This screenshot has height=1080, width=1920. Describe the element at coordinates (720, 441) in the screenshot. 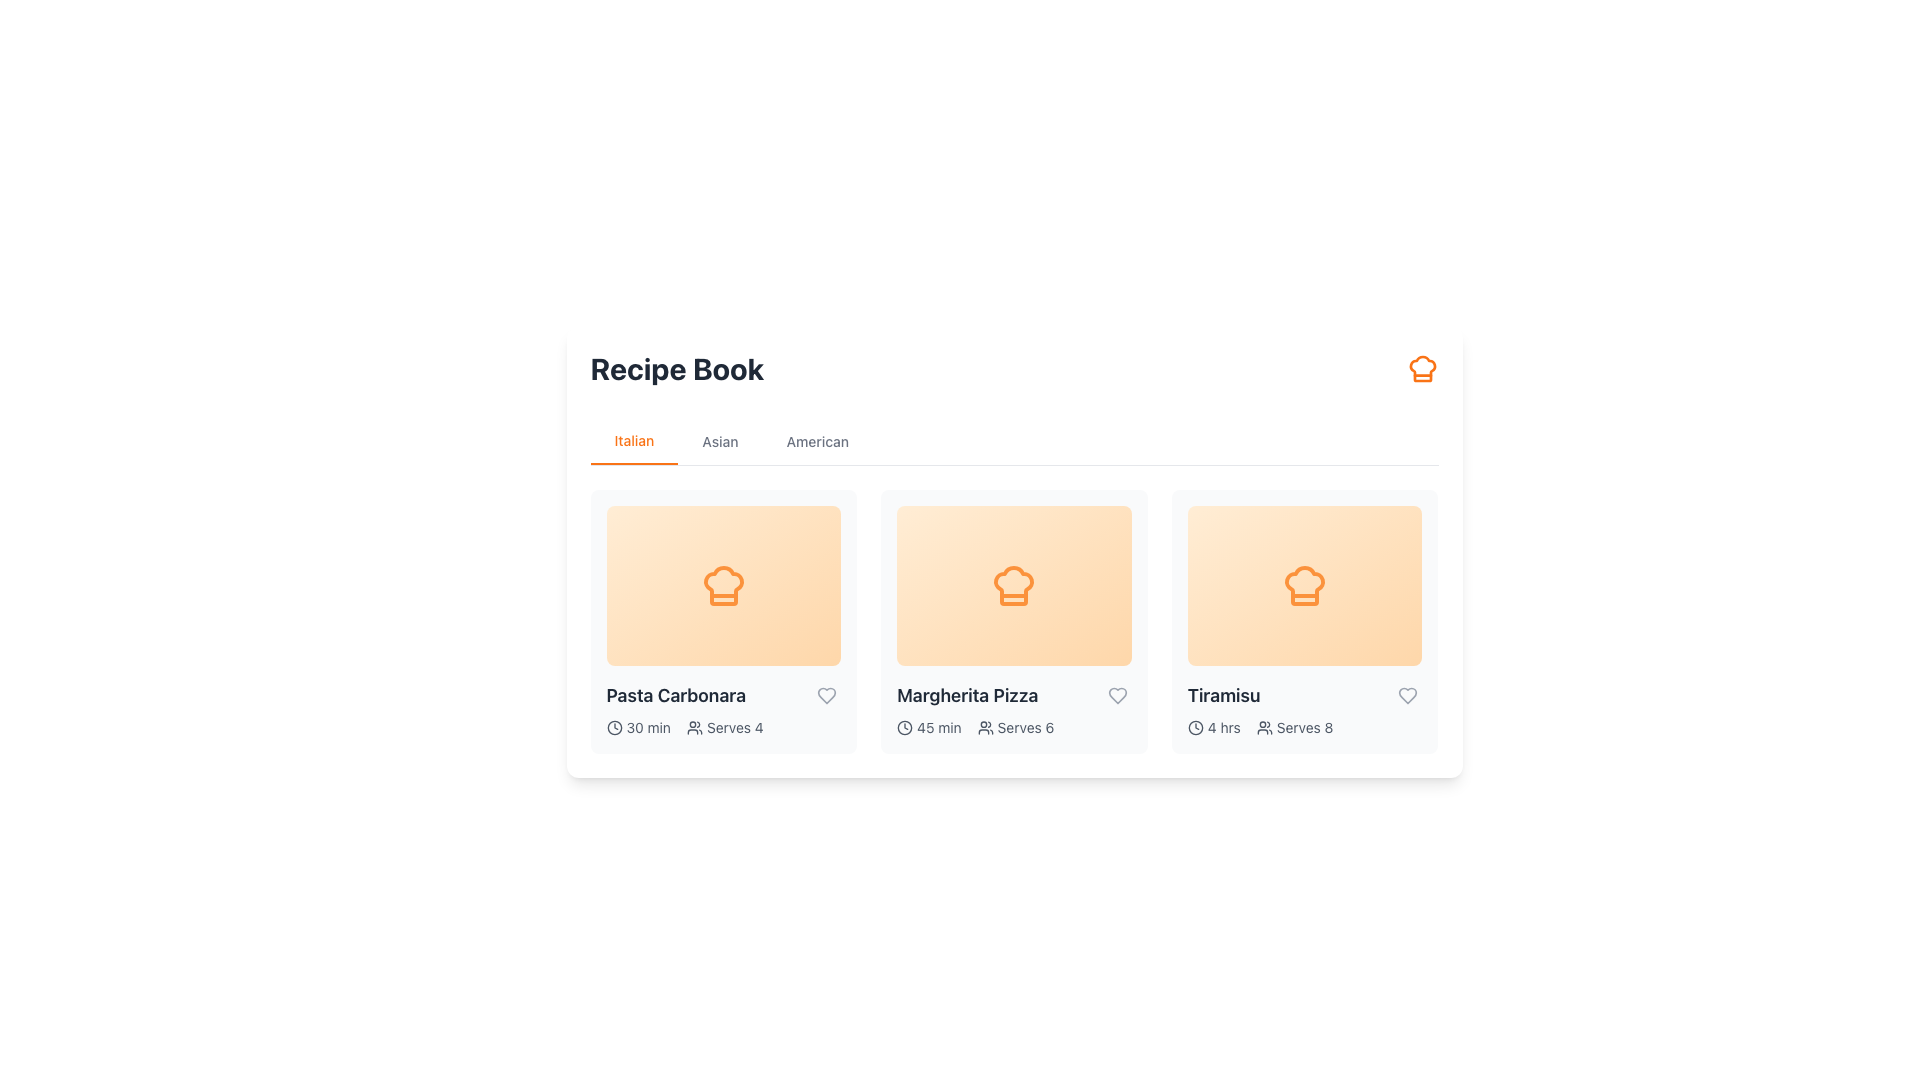

I see `the text label displaying 'Asian', which is in the middle of three text elements under the 'Recipe Book' heading` at that location.